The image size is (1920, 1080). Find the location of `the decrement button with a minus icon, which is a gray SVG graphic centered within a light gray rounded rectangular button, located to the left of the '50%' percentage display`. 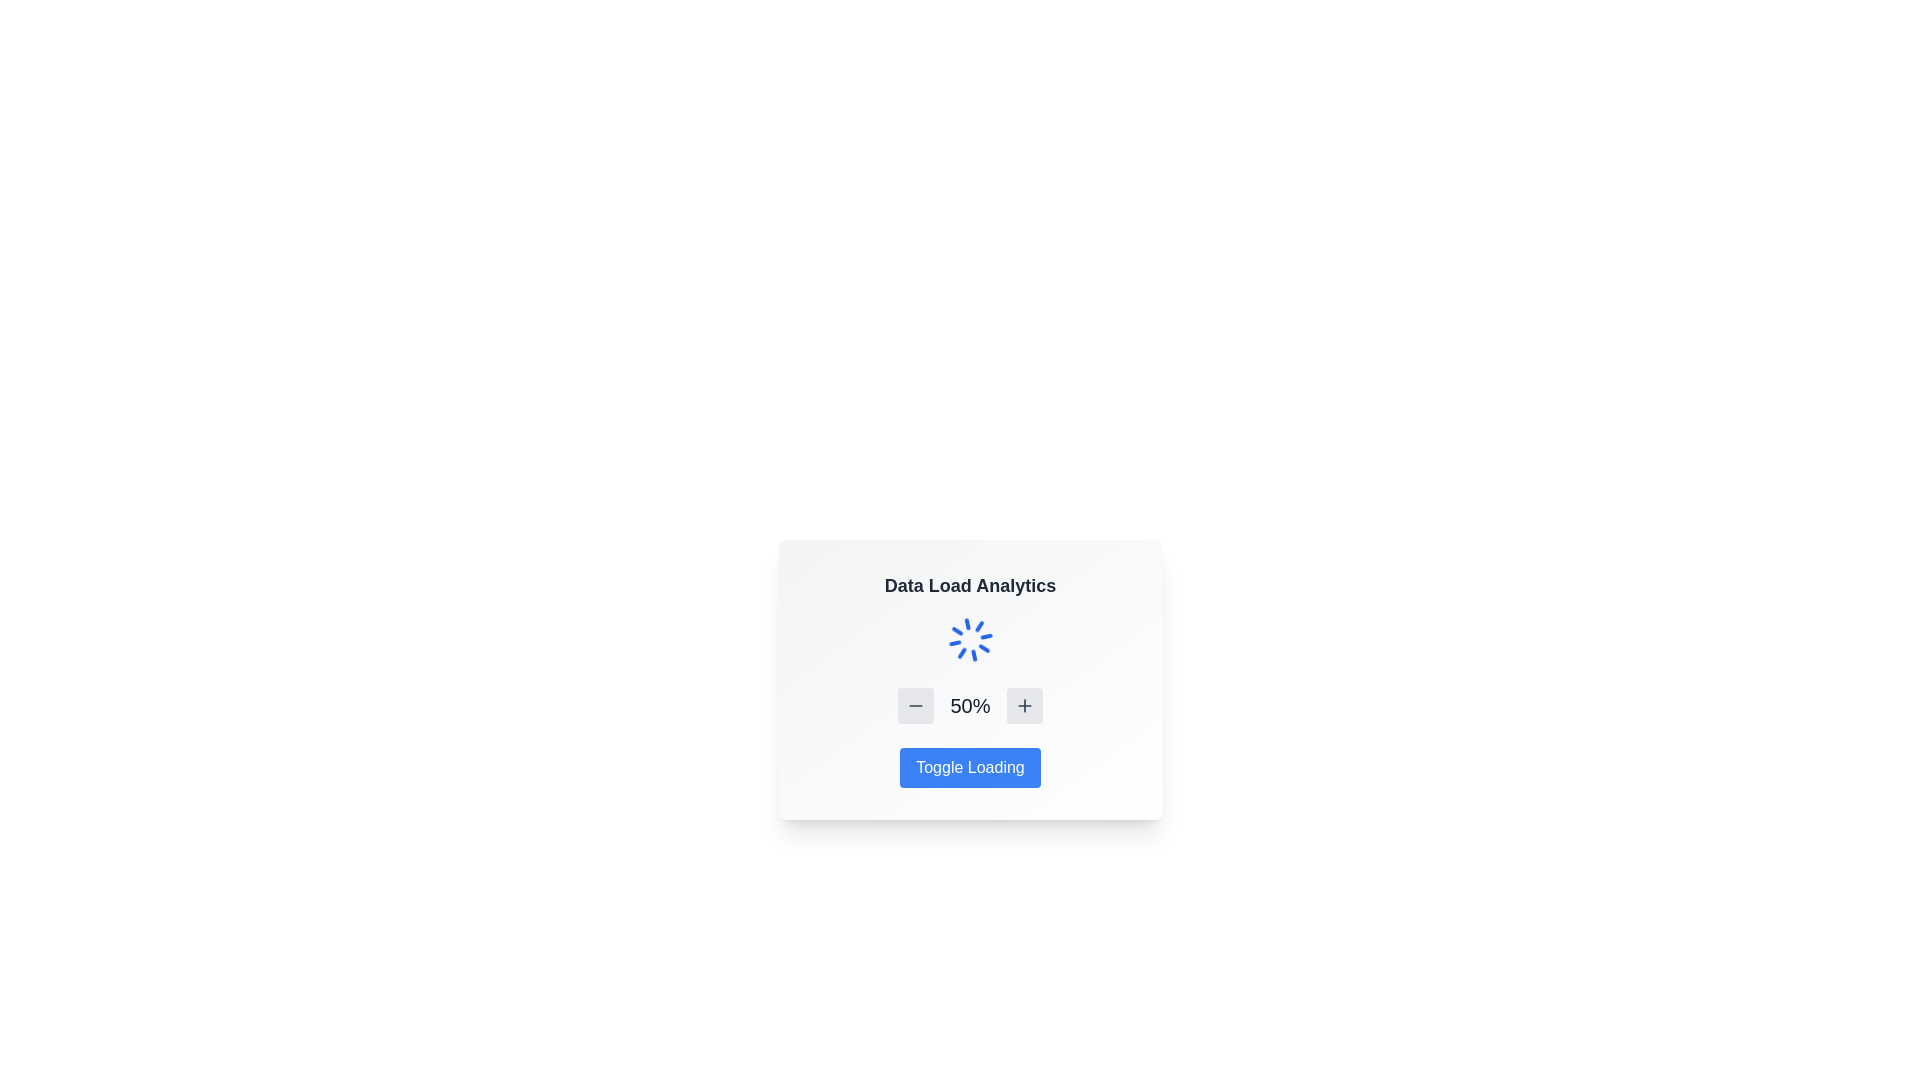

the decrement button with a minus icon, which is a gray SVG graphic centered within a light gray rounded rectangular button, located to the left of the '50%' percentage display is located at coordinates (915, 704).